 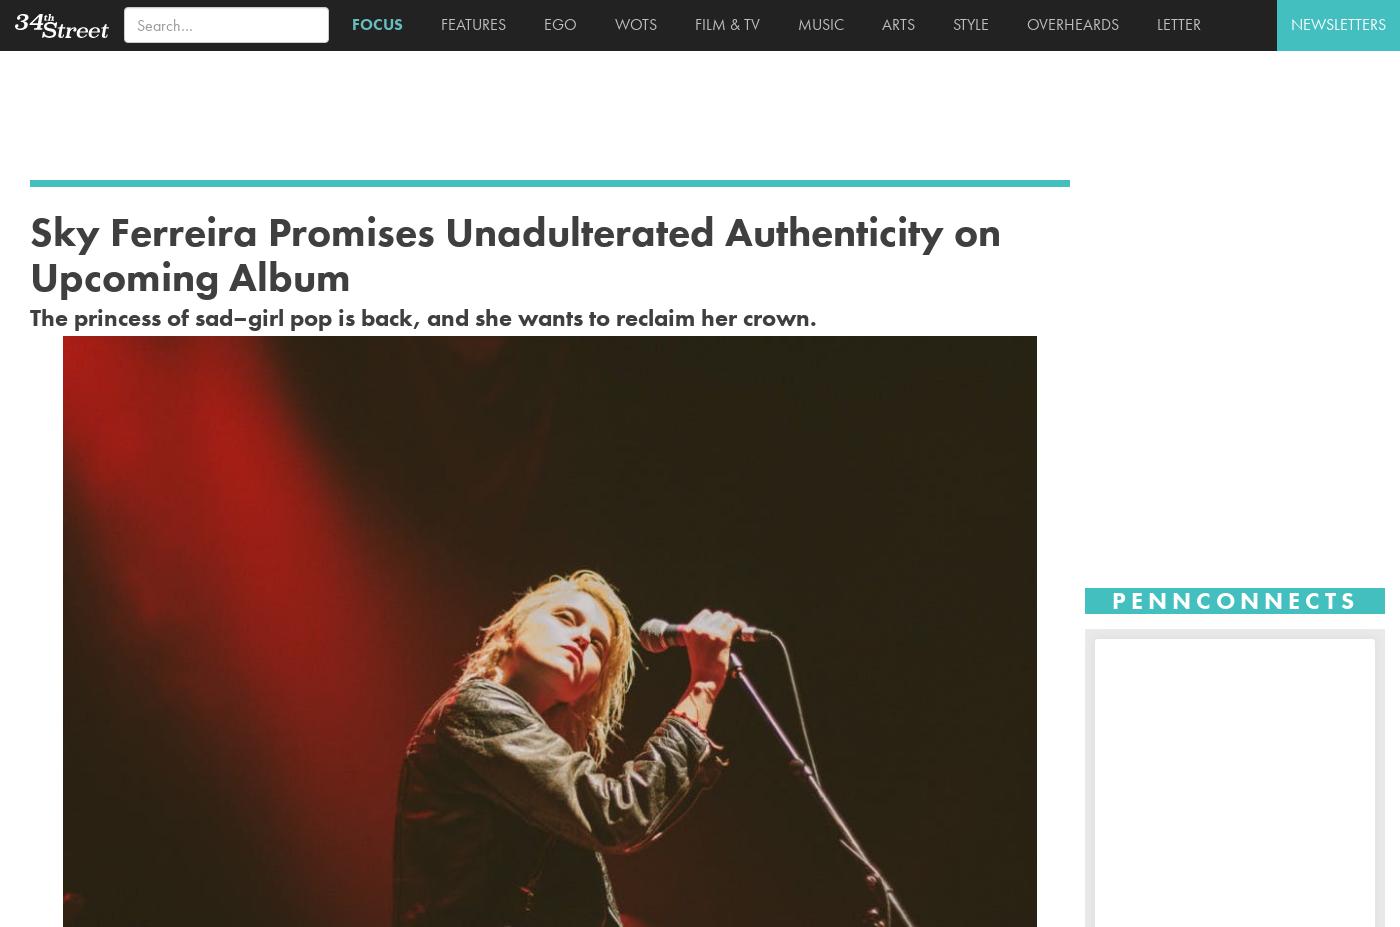 I want to click on 'WOTS', so click(x=631, y=23).